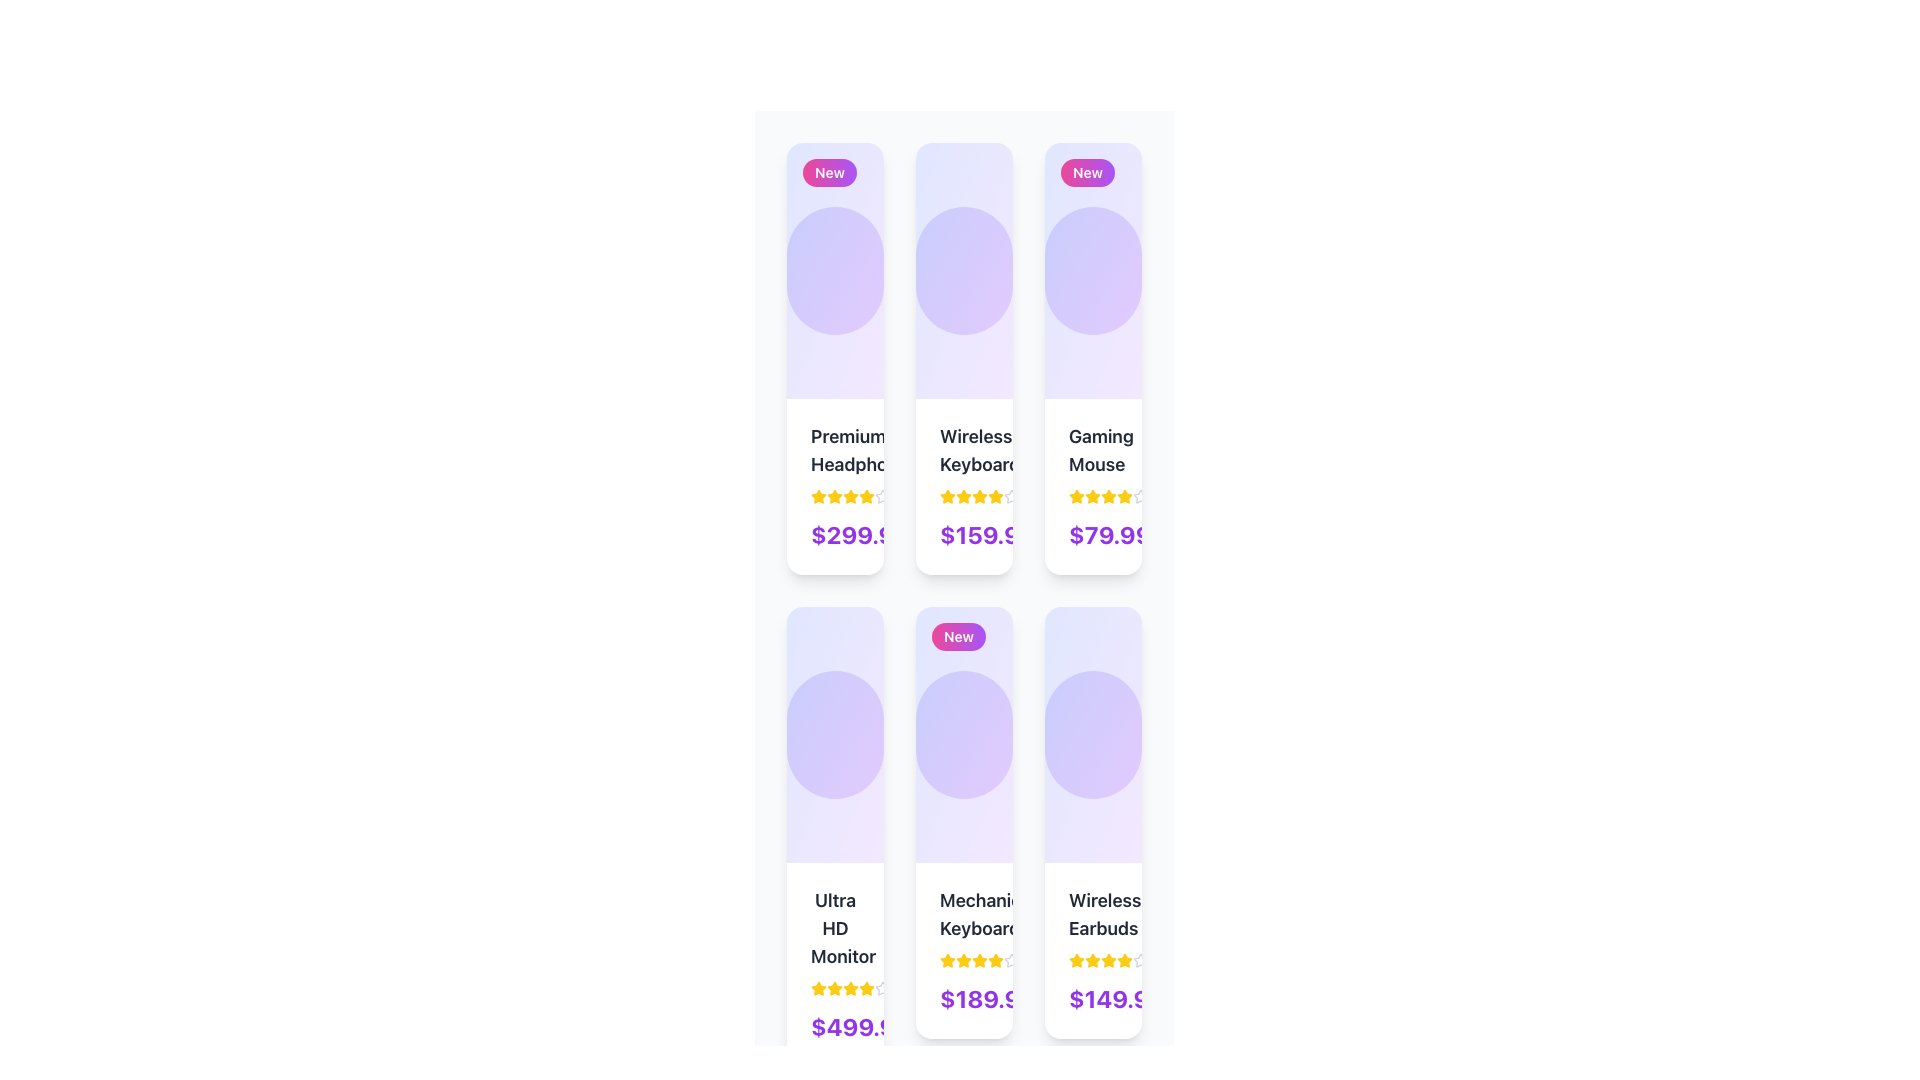 The image size is (1920, 1080). What do you see at coordinates (1092, 451) in the screenshot?
I see `the 'Gaming Mouse' text label located at the top of the third card in the grid layout, which is styled with a dark gray color and positioned above the rating stars` at bounding box center [1092, 451].